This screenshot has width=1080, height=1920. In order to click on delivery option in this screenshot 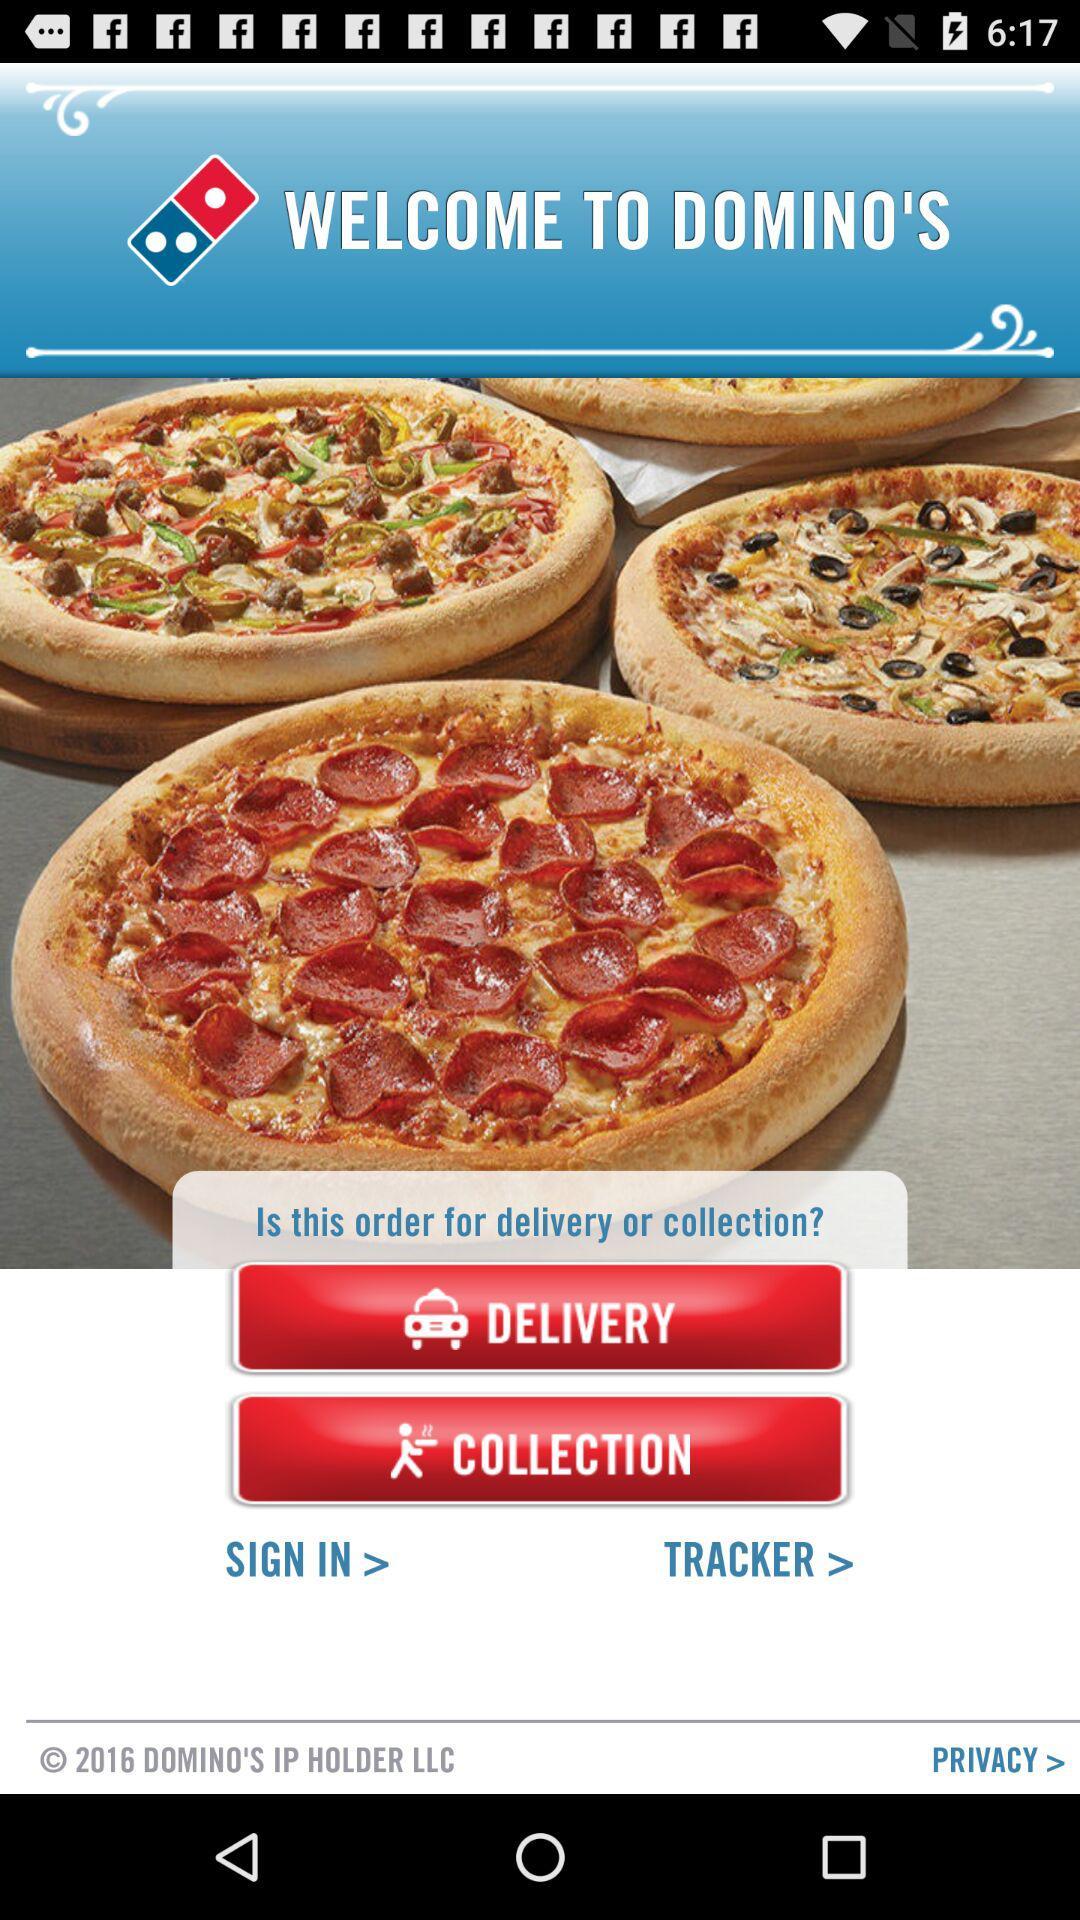, I will do `click(540, 1318)`.